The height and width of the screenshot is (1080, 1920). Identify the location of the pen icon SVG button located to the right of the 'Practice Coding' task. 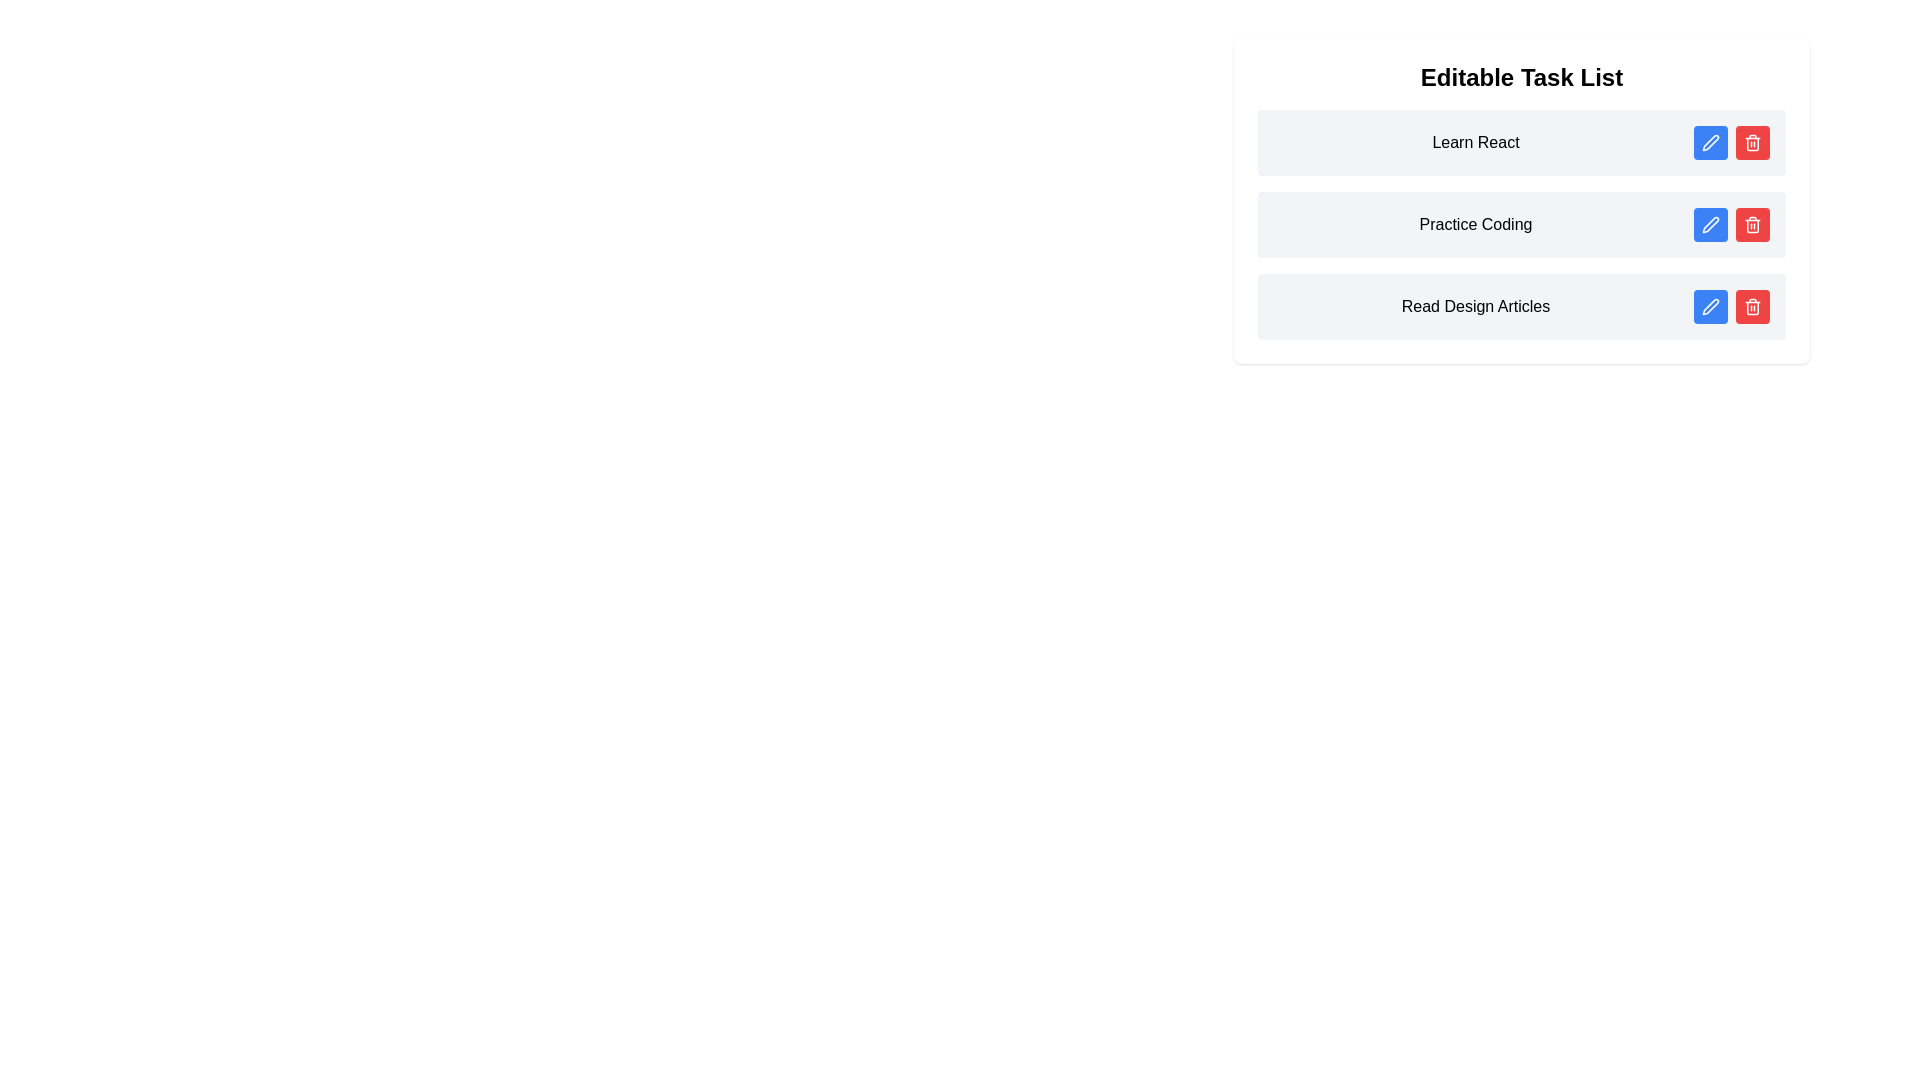
(1709, 224).